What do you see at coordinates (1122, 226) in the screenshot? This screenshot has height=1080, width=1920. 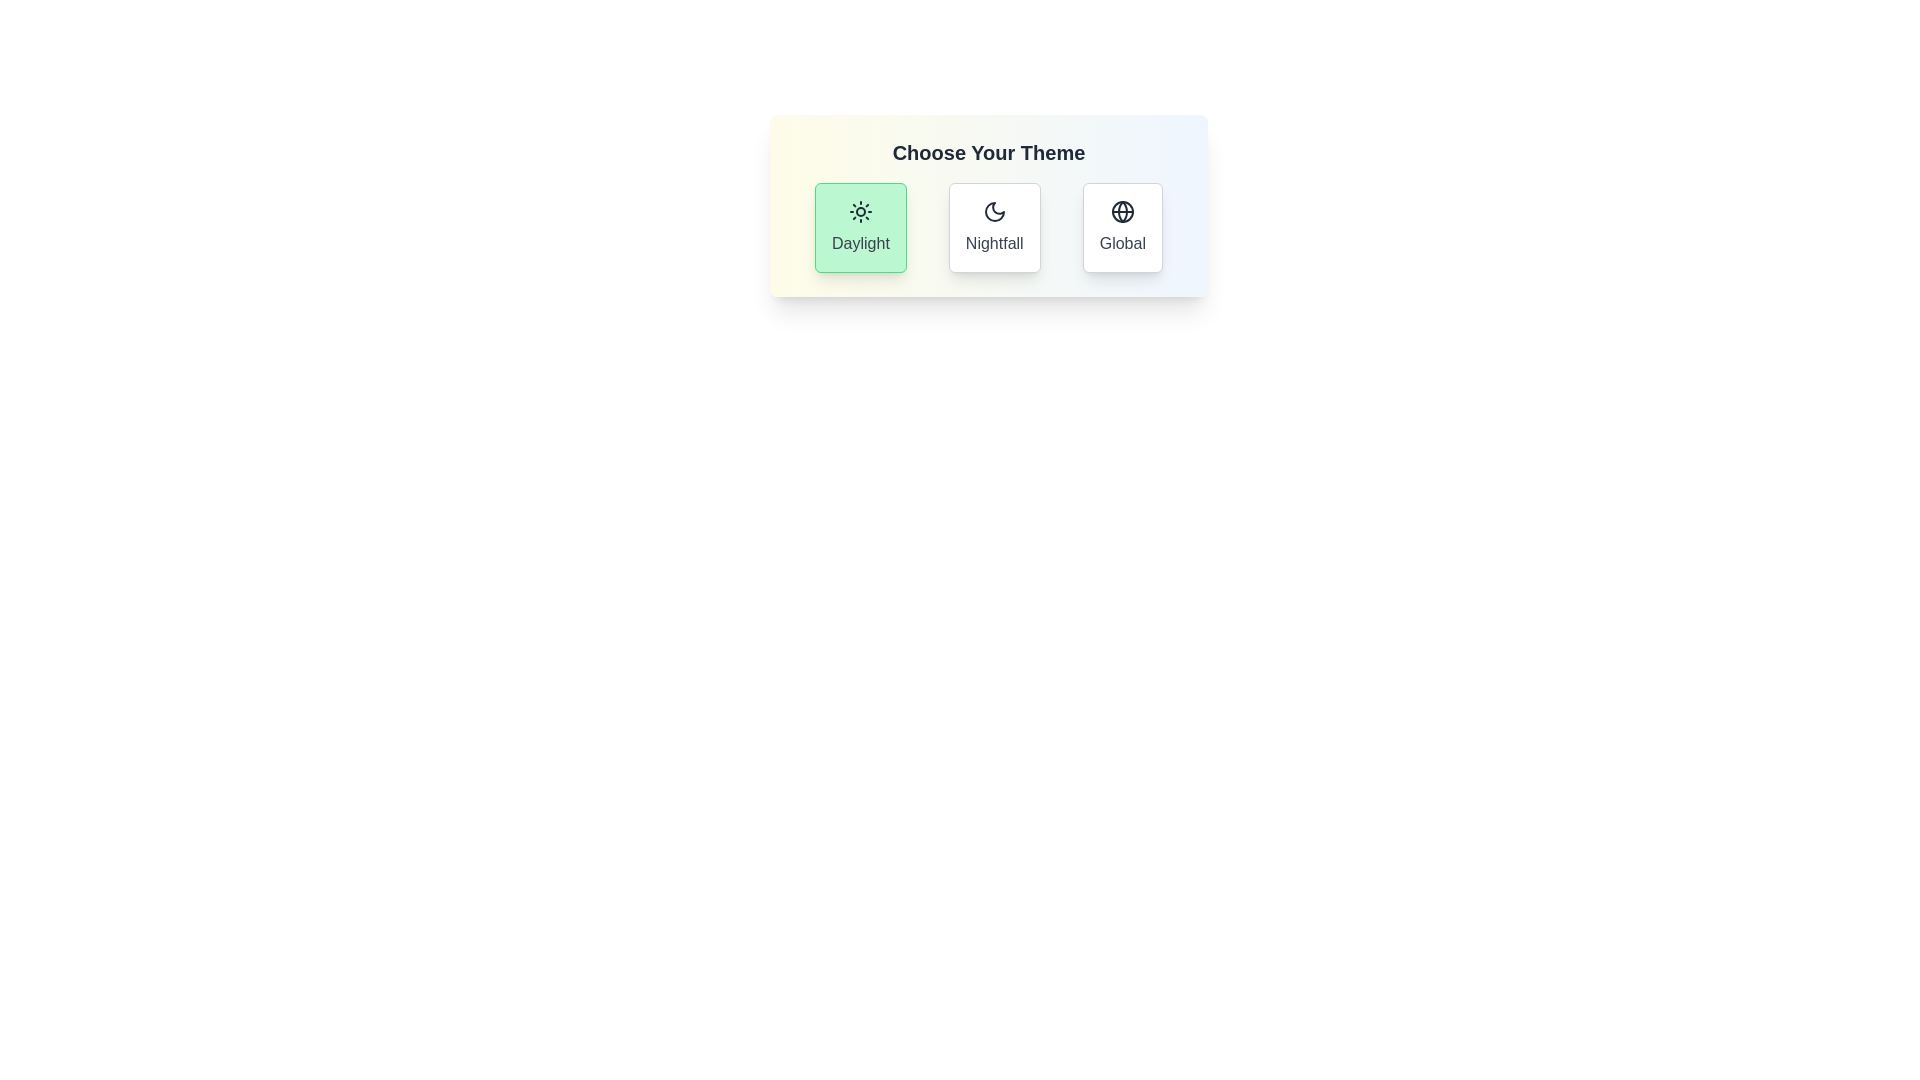 I see `the theme Global by clicking on its button` at bounding box center [1122, 226].